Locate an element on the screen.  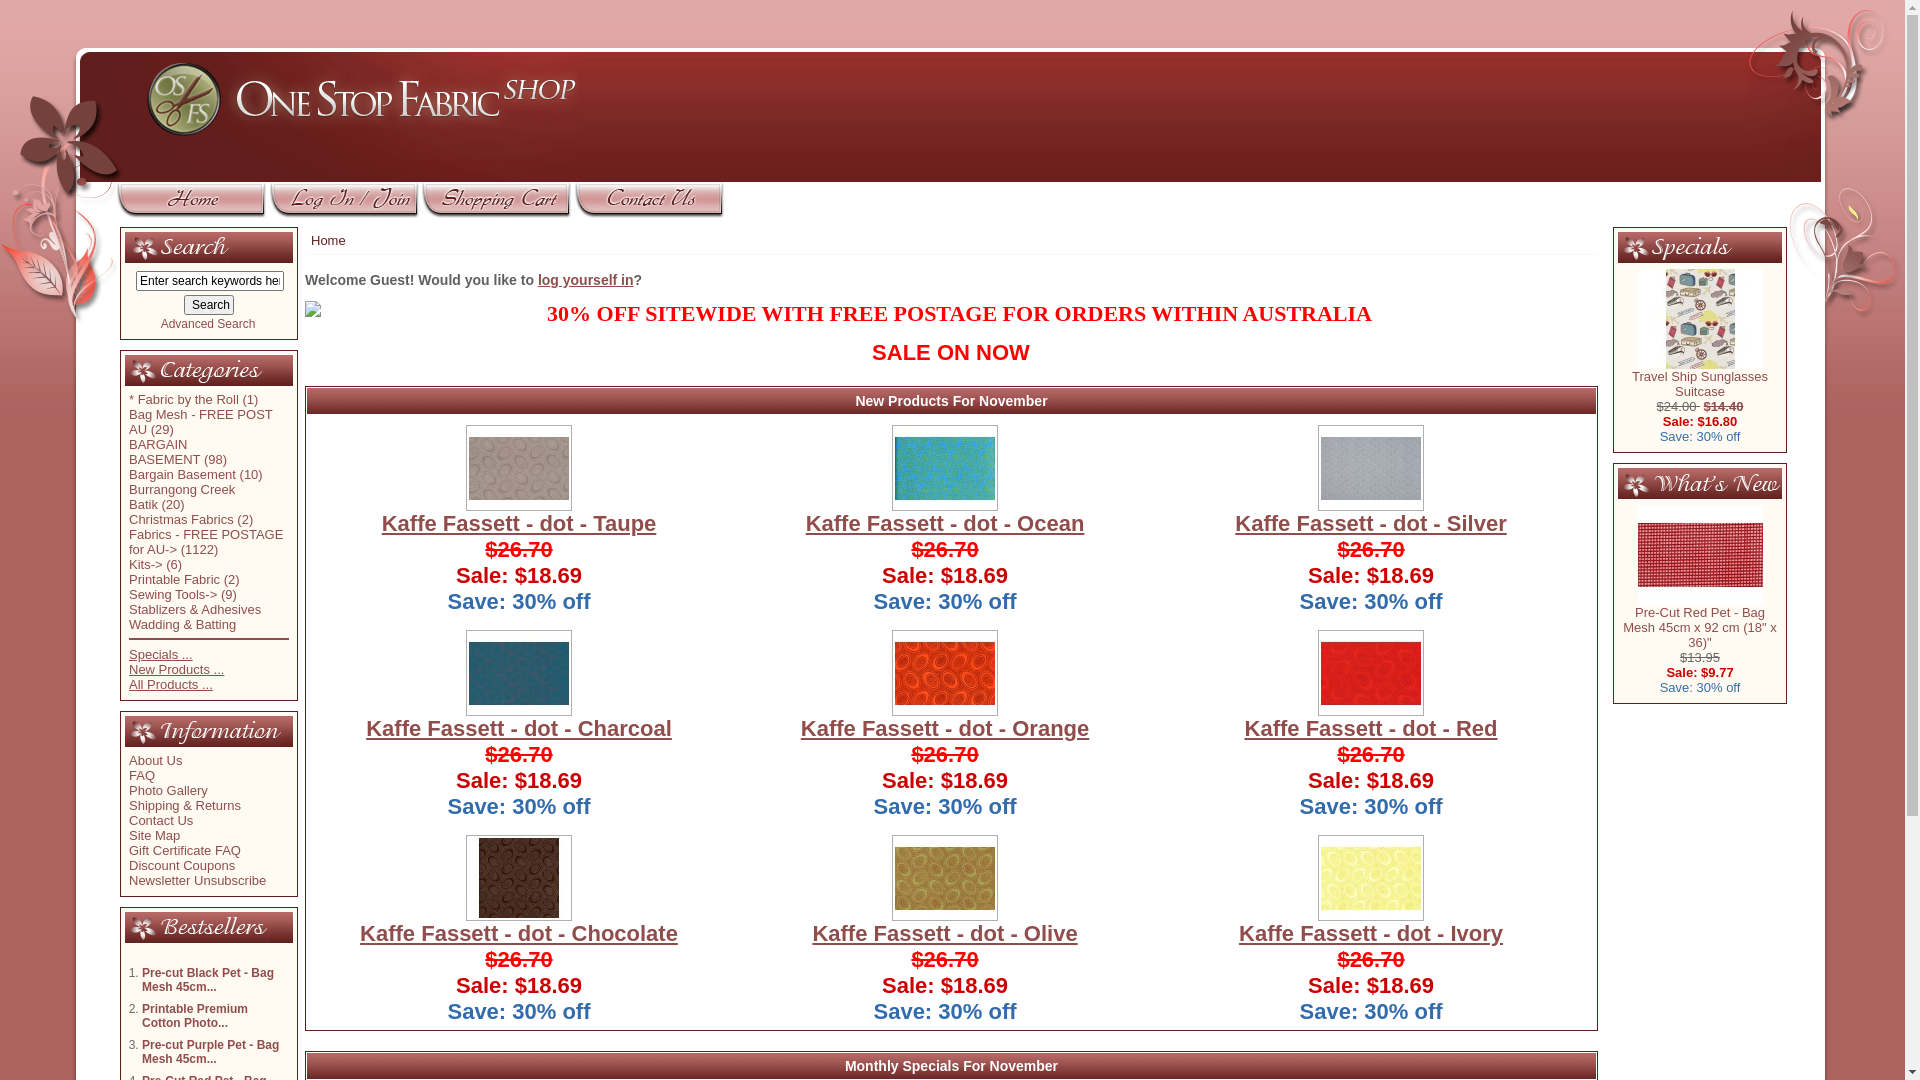
'Discount Coupons' is located at coordinates (182, 864).